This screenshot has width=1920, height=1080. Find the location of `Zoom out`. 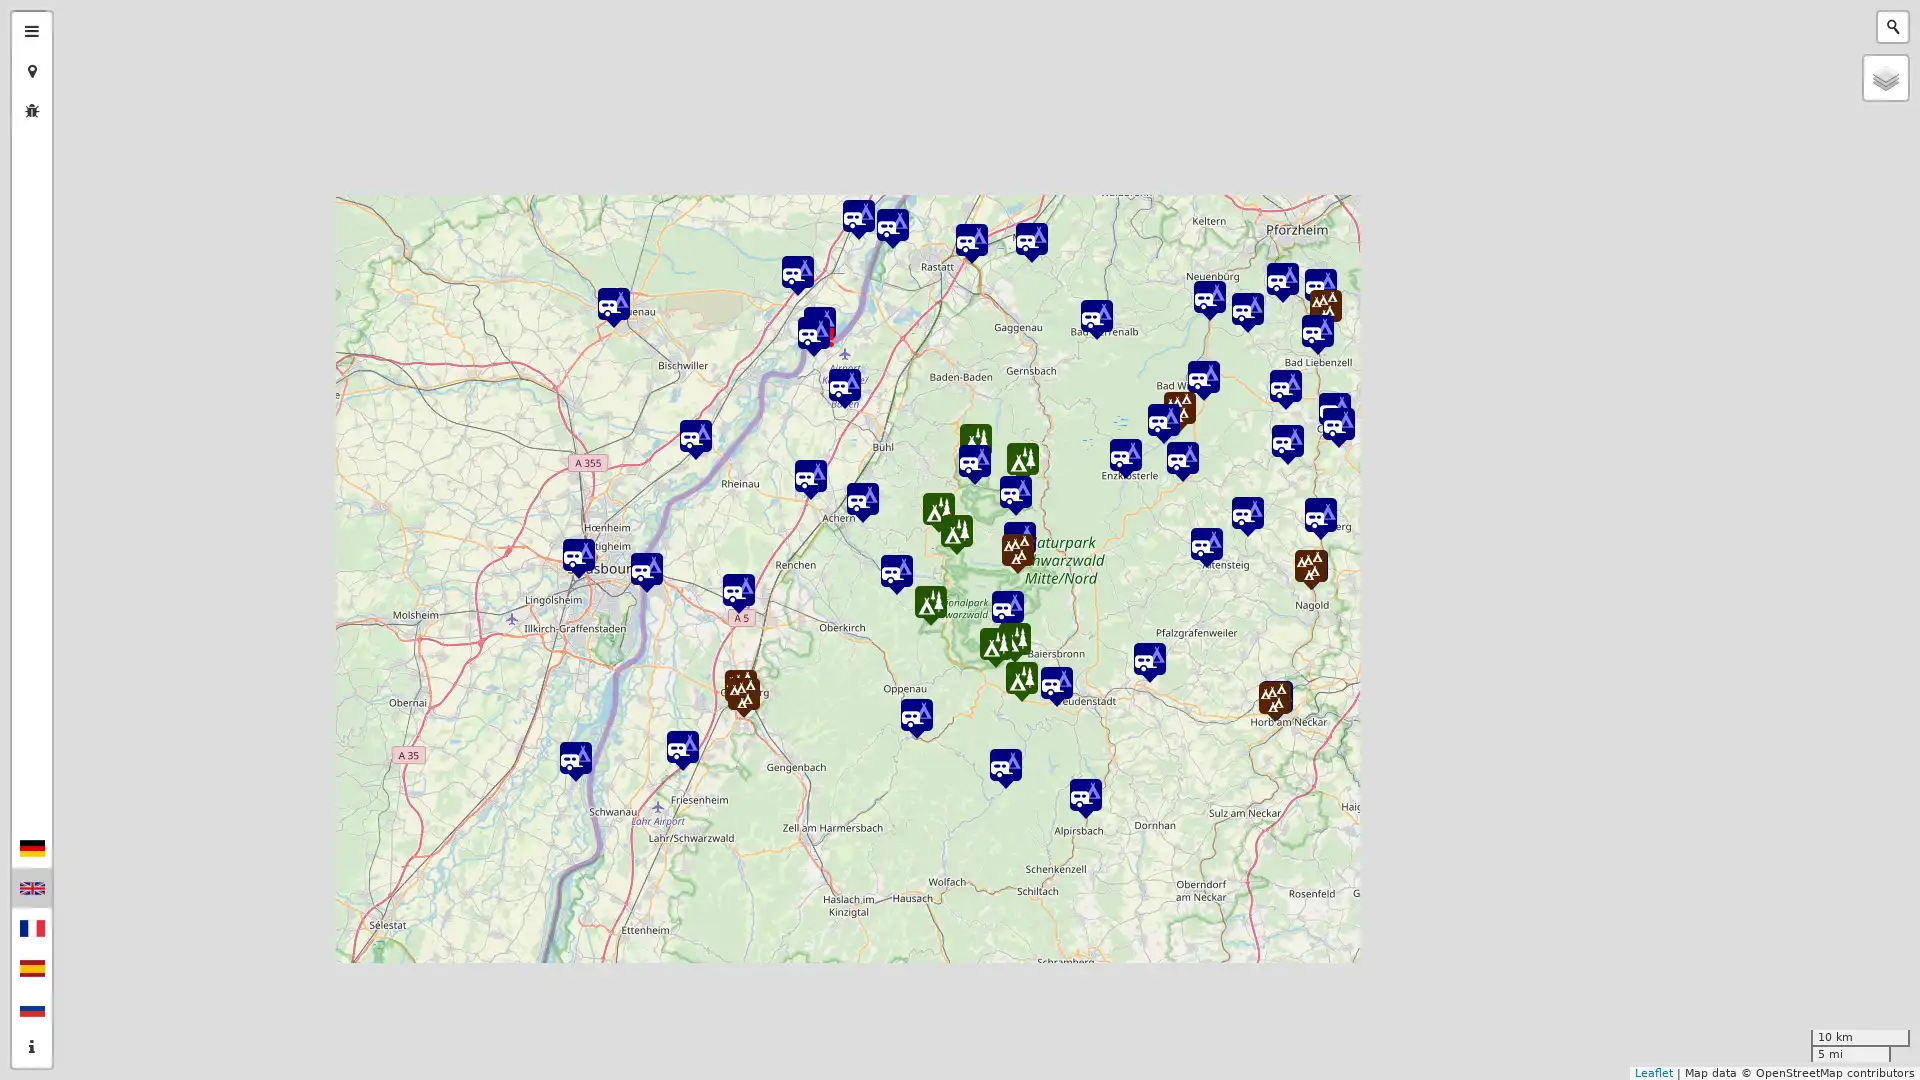

Zoom out is located at coordinates (76, 56).